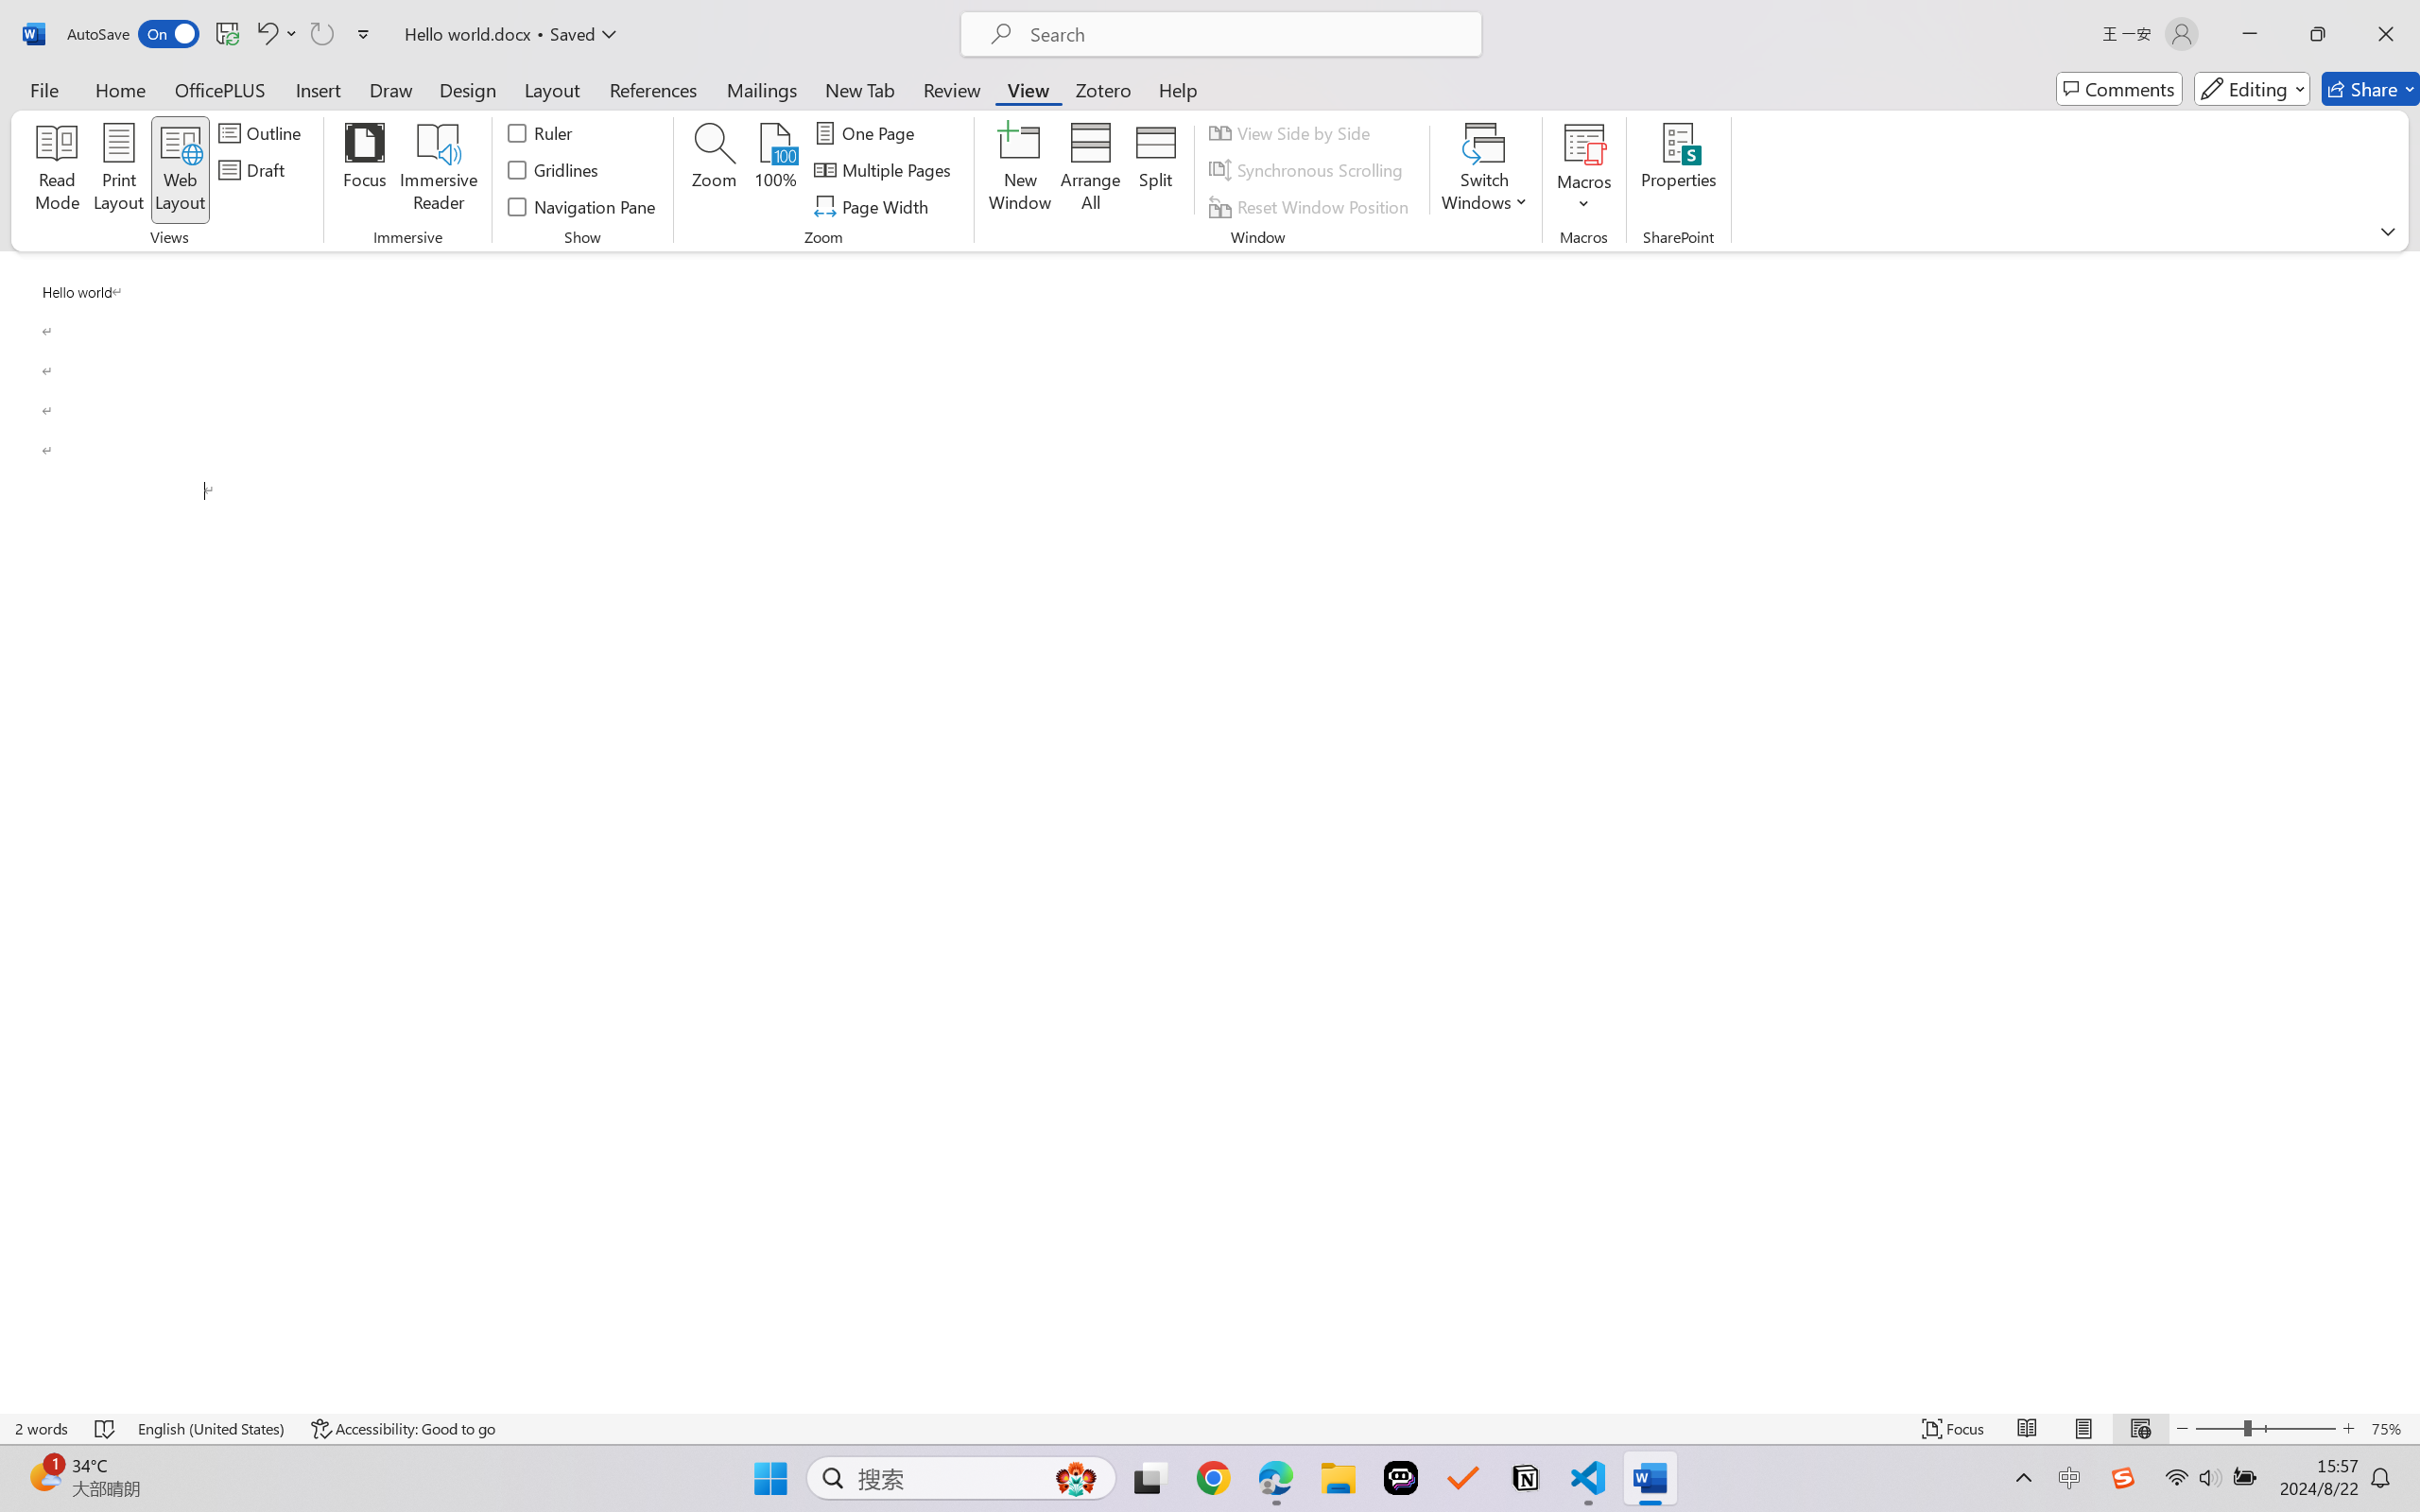 Image resolution: width=2420 pixels, height=1512 pixels. Describe the element at coordinates (540, 131) in the screenshot. I see `'Ruler'` at that location.